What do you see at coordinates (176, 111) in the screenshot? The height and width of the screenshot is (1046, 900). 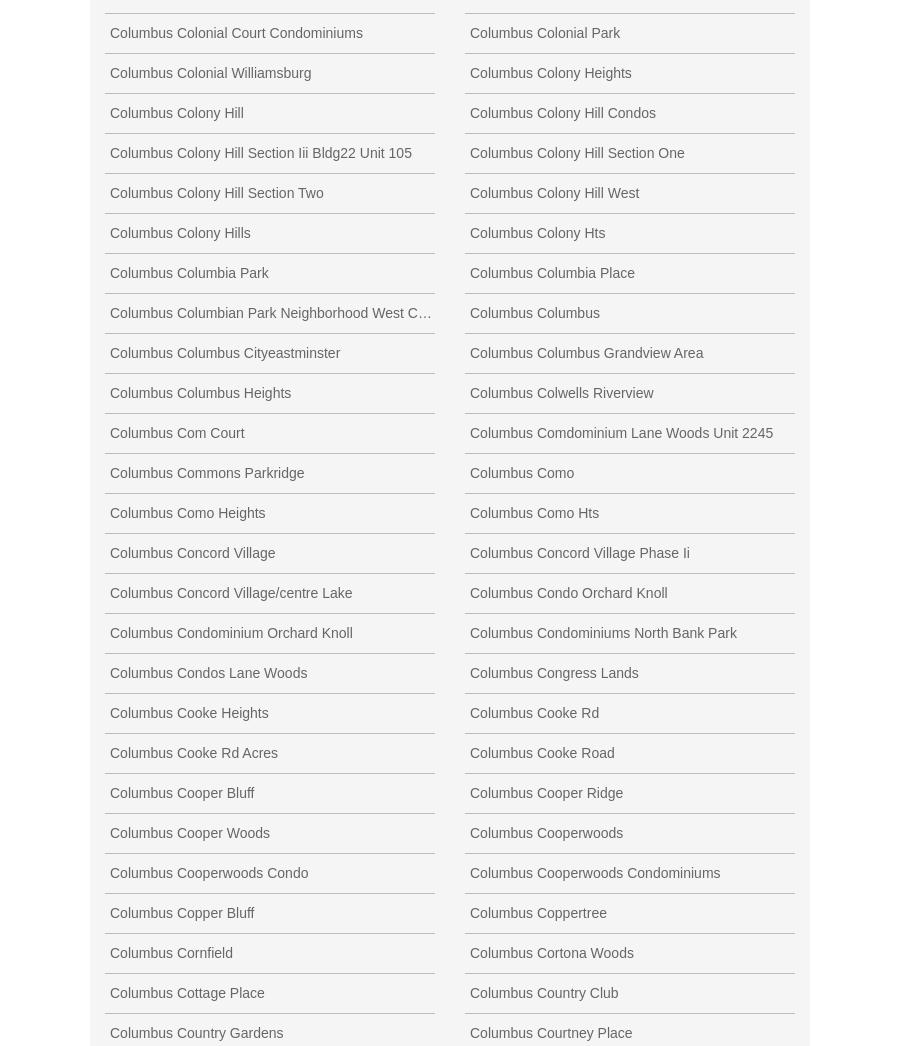 I see `'Columbus Colony Hill'` at bounding box center [176, 111].